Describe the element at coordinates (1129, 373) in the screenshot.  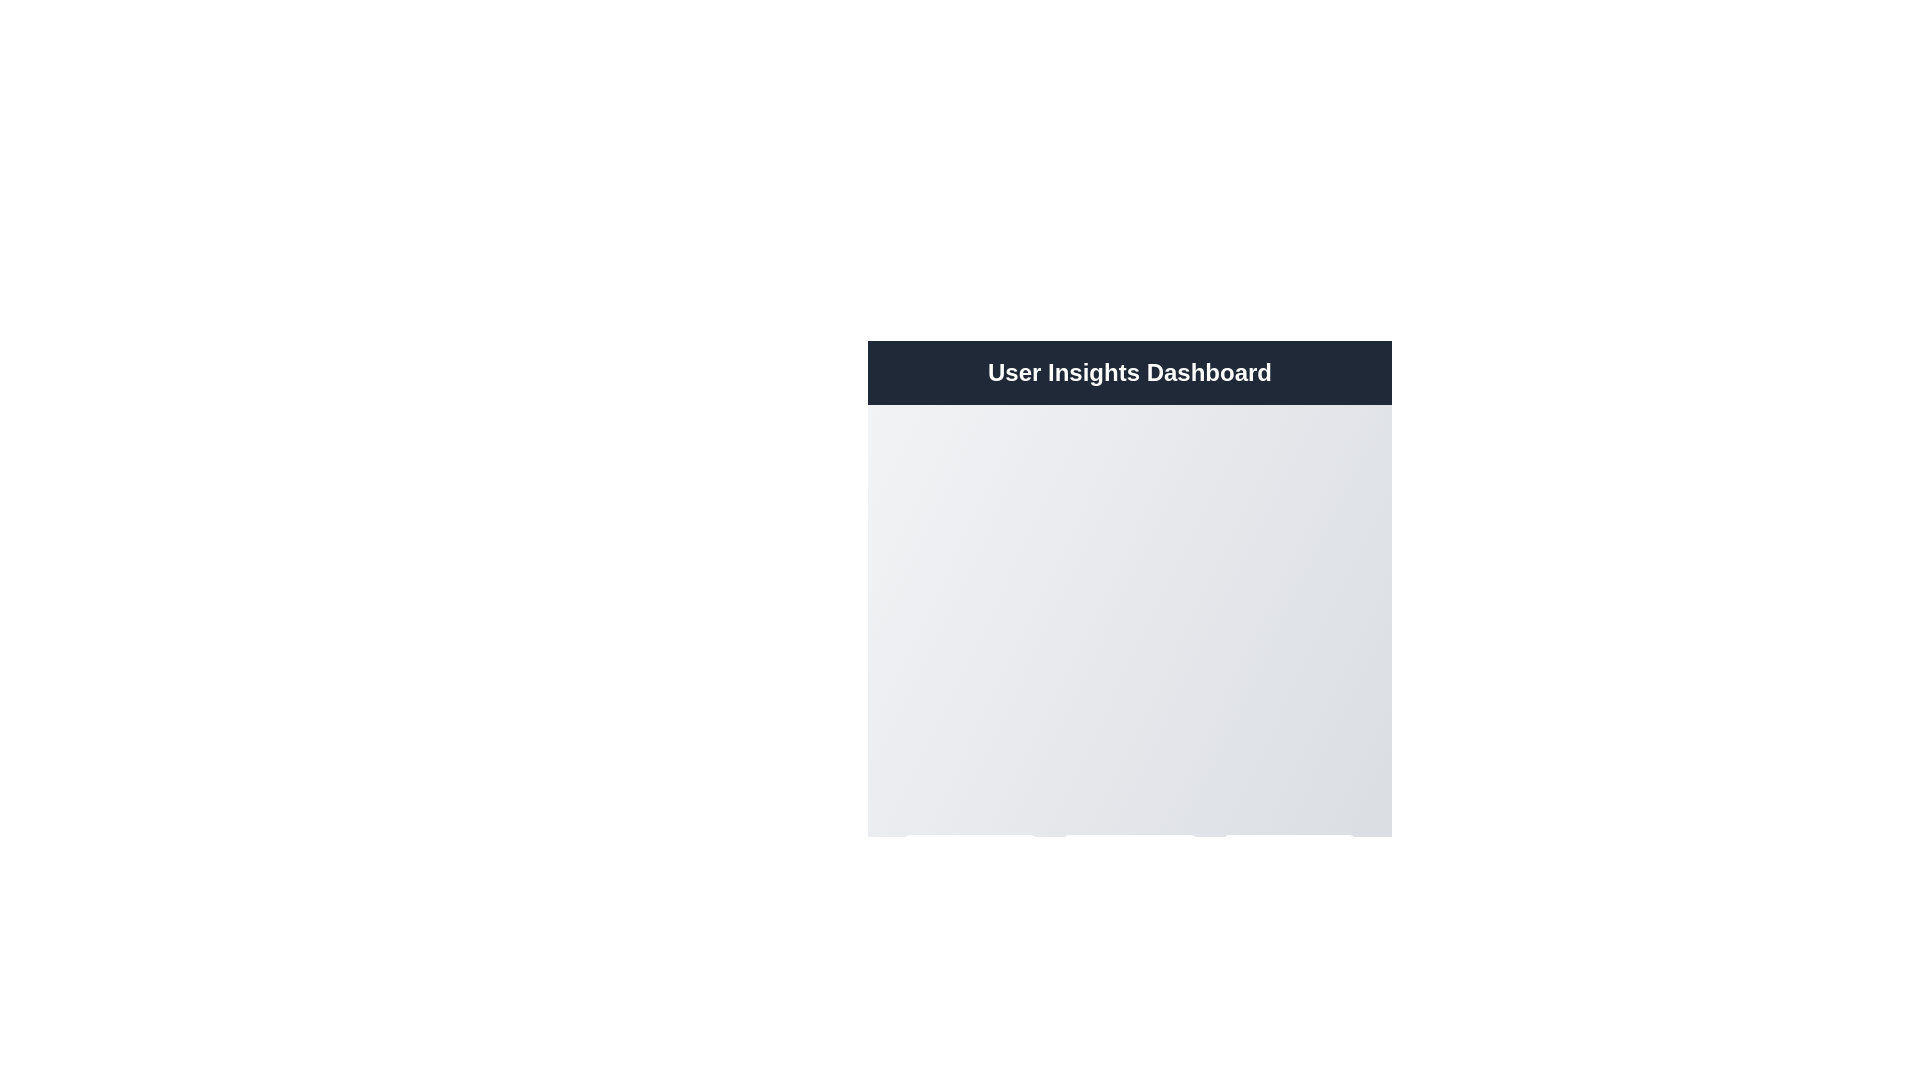
I see `the prominently displayed static text element titled 'User Insights Dashboard', which serves as the header of the page` at that location.